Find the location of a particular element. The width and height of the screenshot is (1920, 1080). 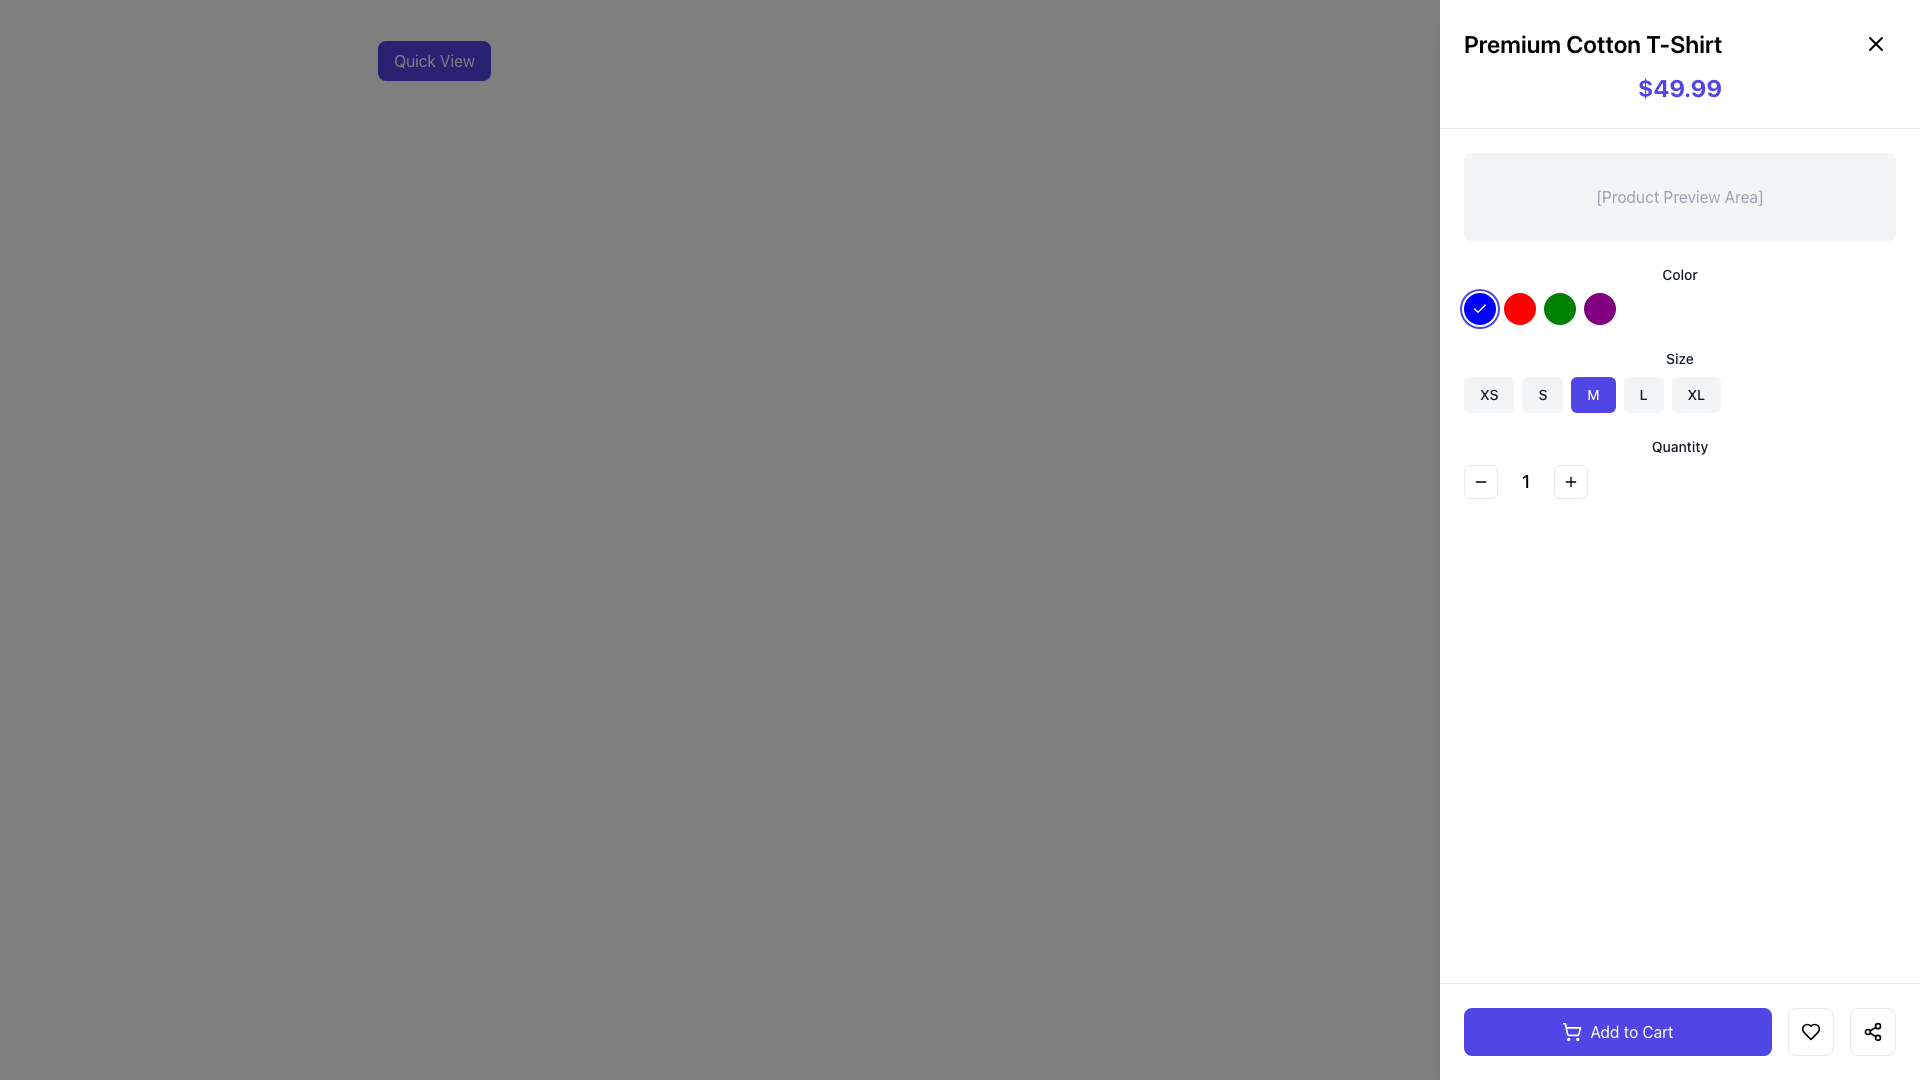

the medium-sized indigo button with white text displaying 'M' is located at coordinates (1592, 394).